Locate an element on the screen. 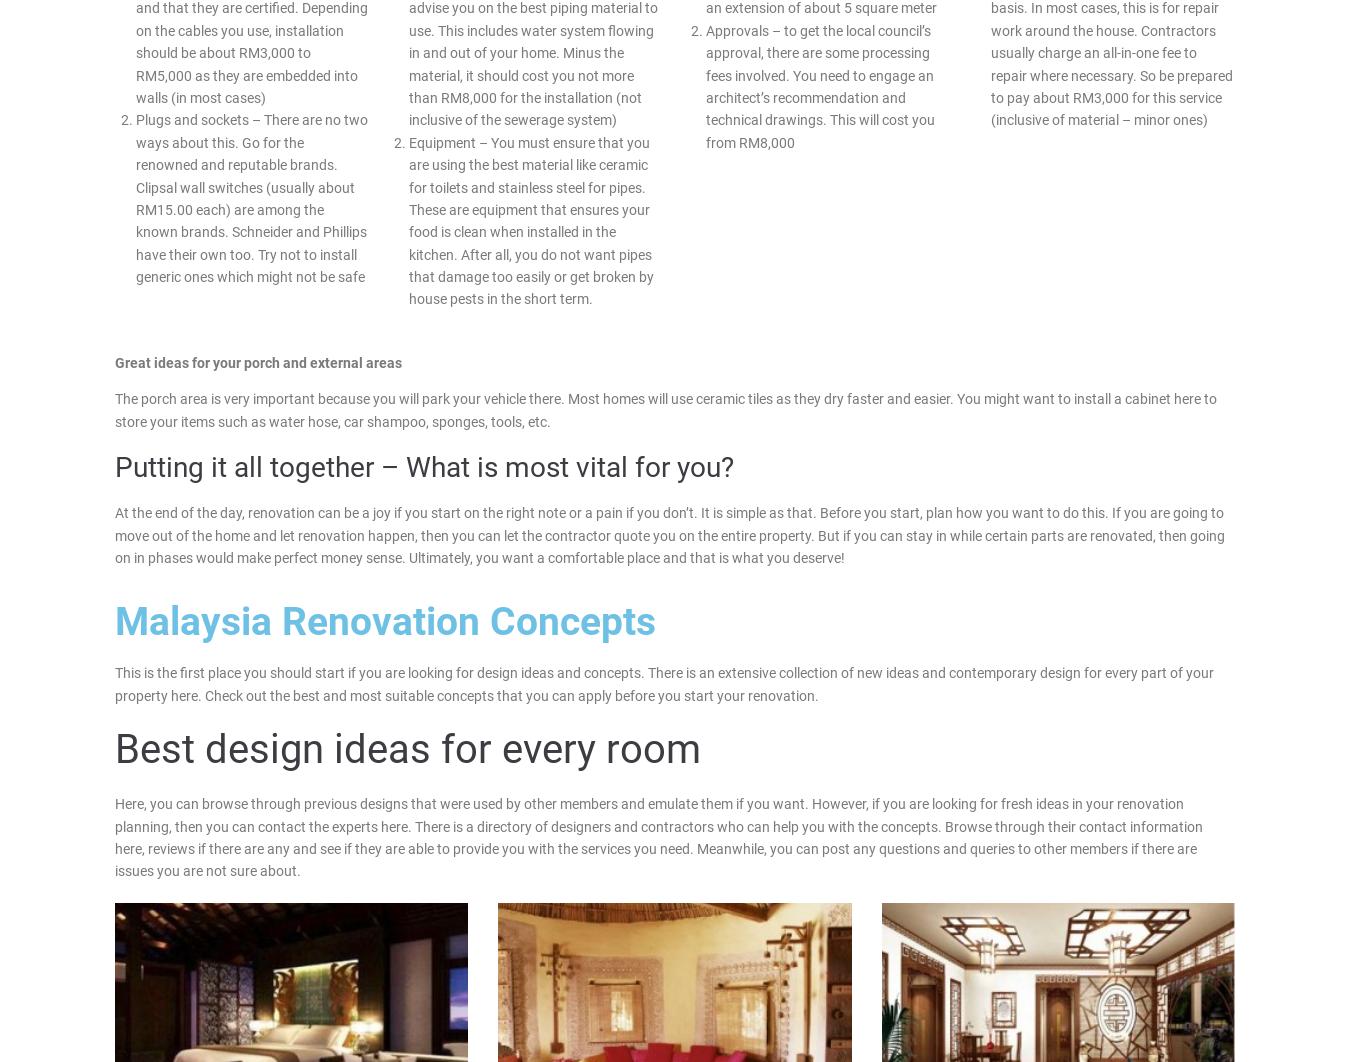  'Malaysia Renovation Concepts' is located at coordinates (385, 622).